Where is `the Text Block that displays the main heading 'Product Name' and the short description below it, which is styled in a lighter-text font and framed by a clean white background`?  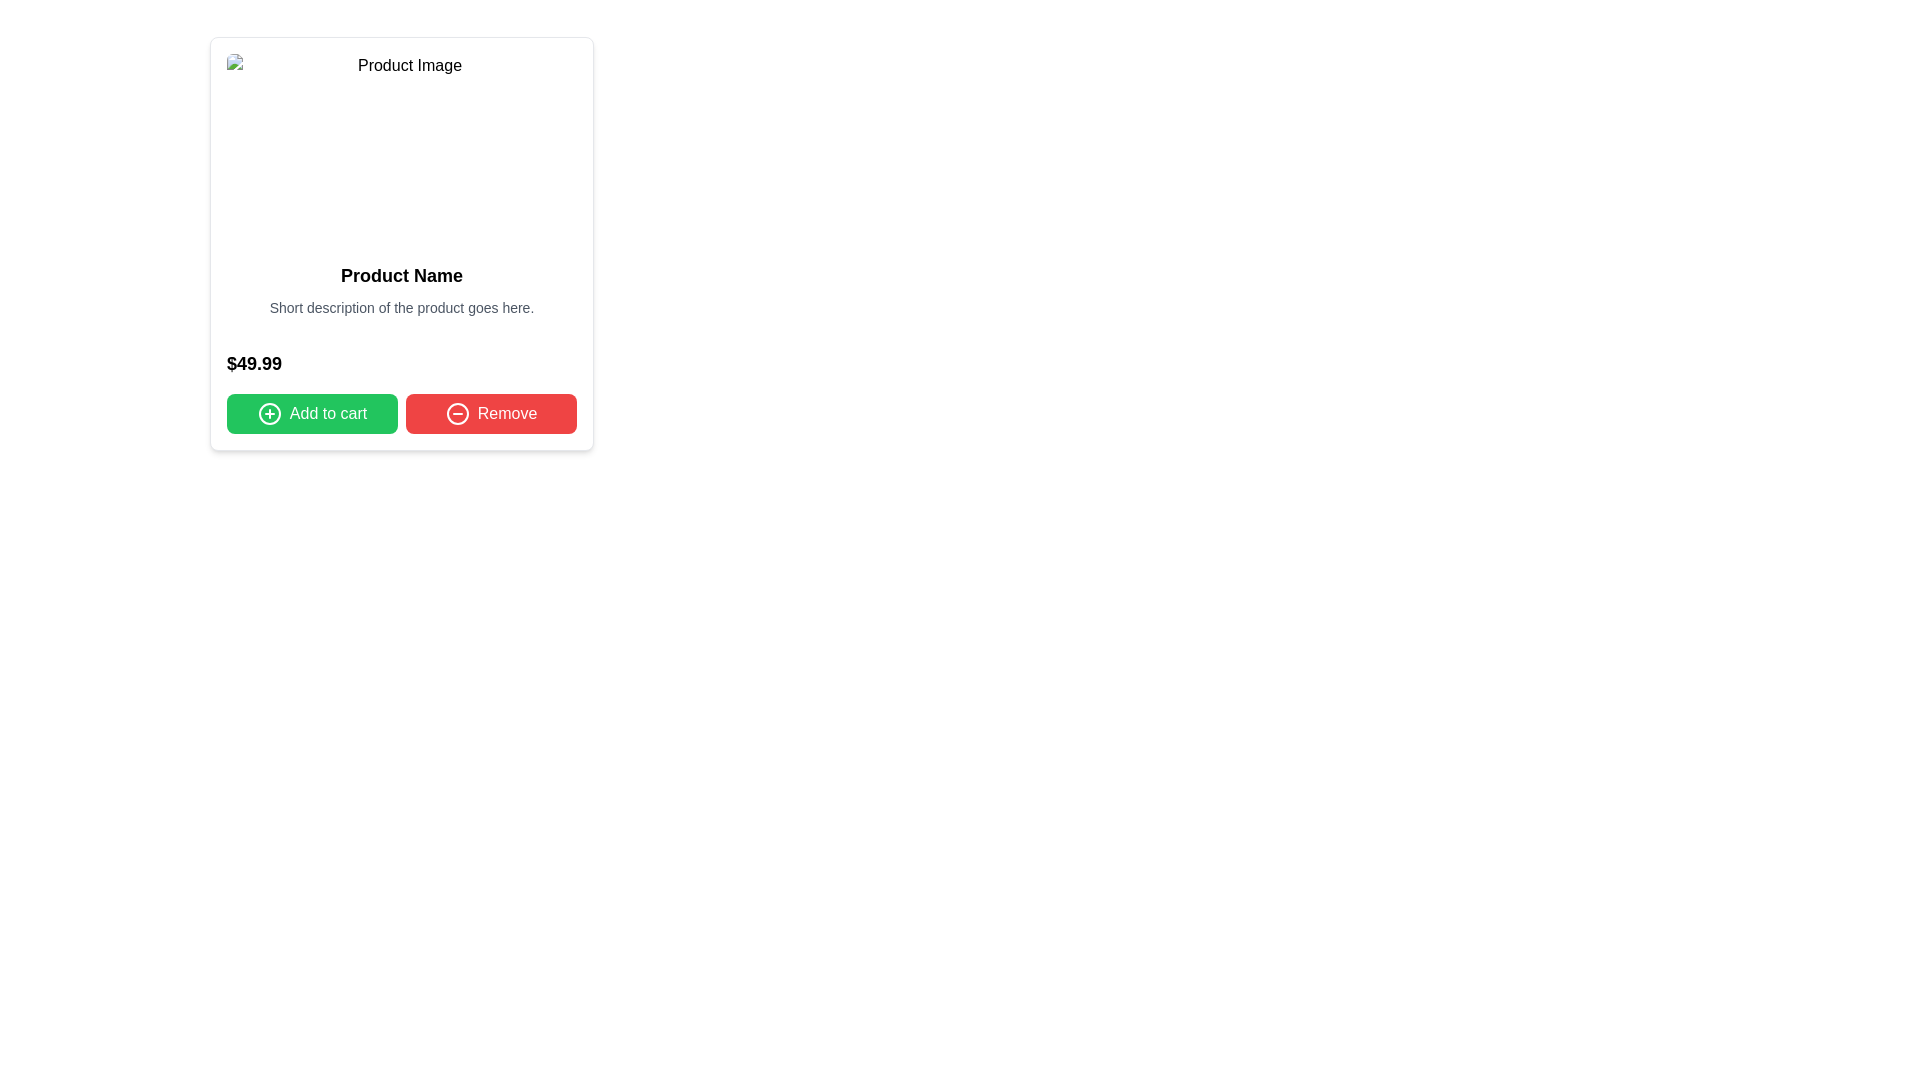
the Text Block that displays the main heading 'Product Name' and the short description below it, which is styled in a lighter-text font and framed by a clean white background is located at coordinates (401, 289).